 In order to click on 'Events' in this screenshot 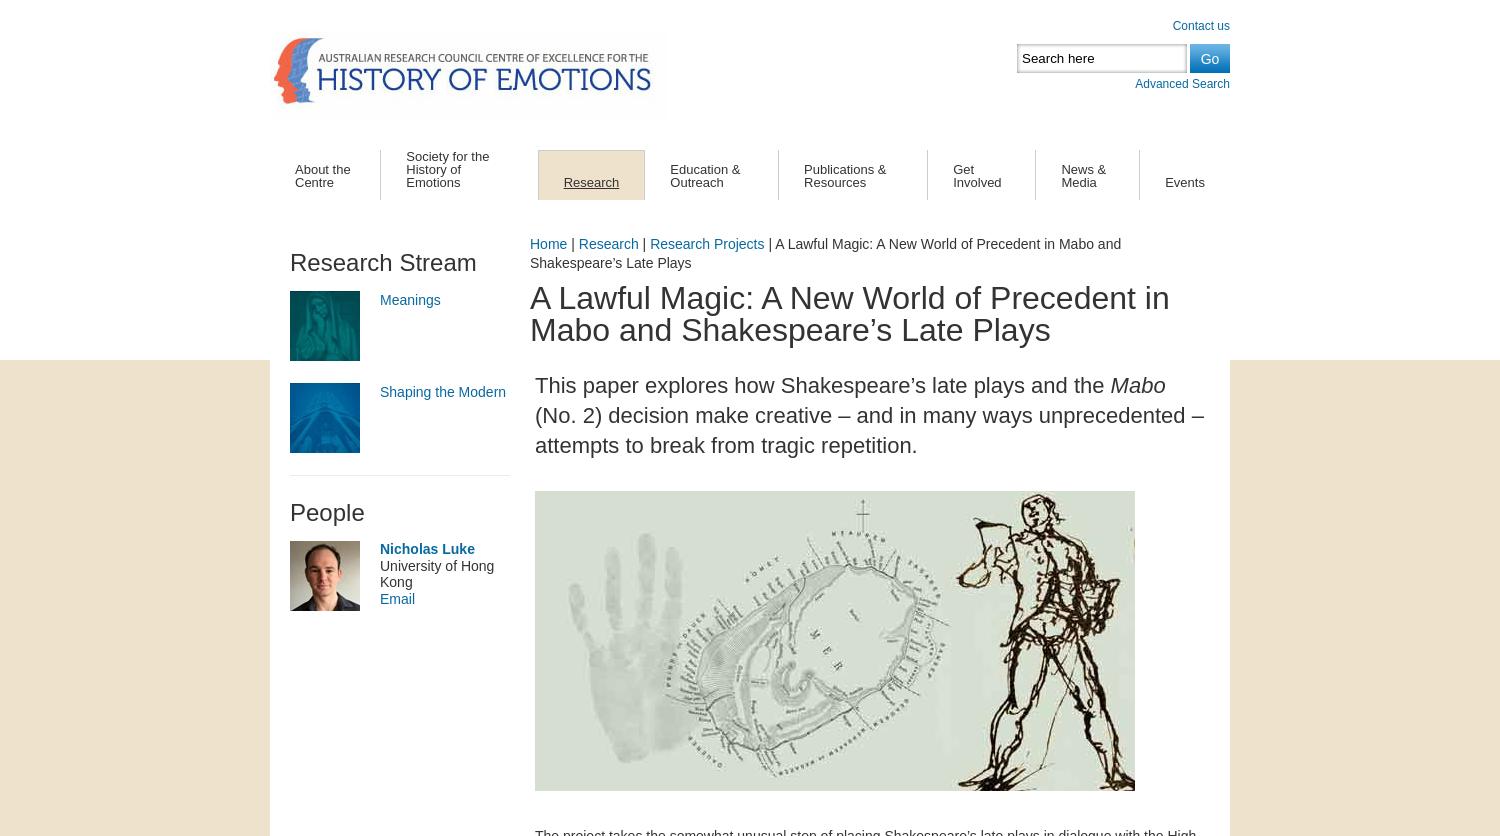, I will do `click(1184, 181)`.